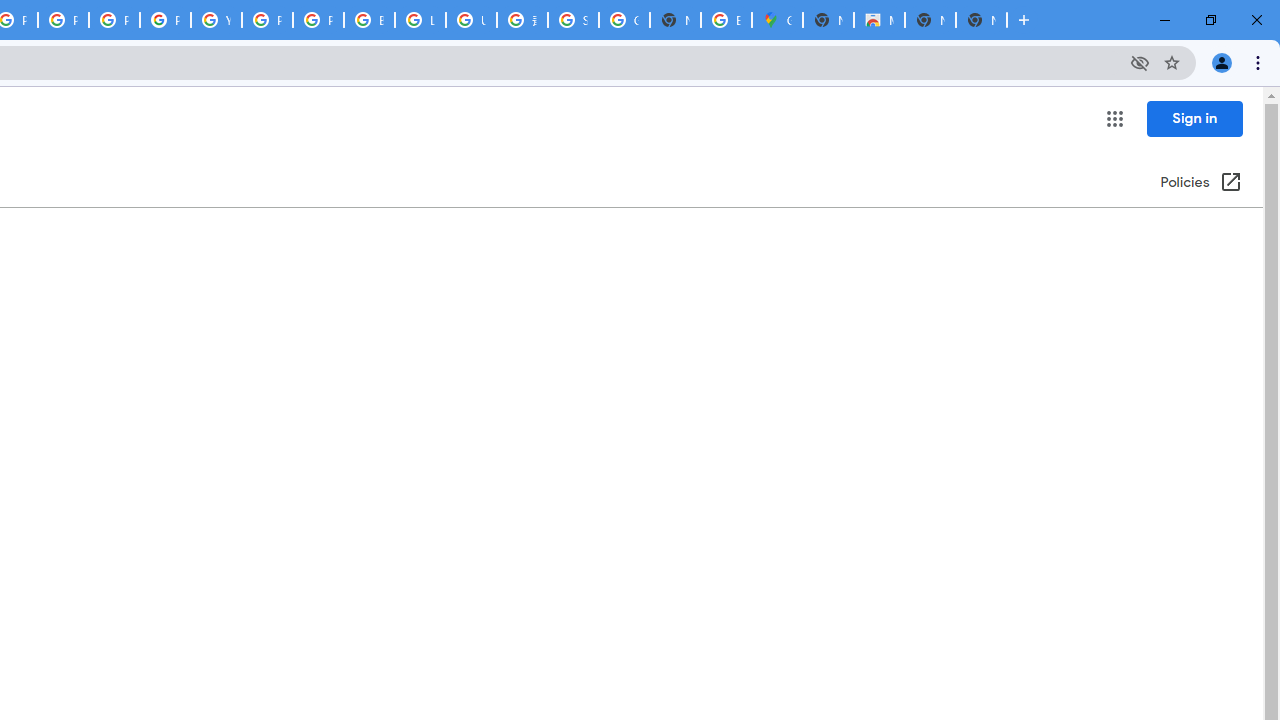 Image resolution: width=1280 pixels, height=720 pixels. What do you see at coordinates (981, 20) in the screenshot?
I see `'New Tab'` at bounding box center [981, 20].